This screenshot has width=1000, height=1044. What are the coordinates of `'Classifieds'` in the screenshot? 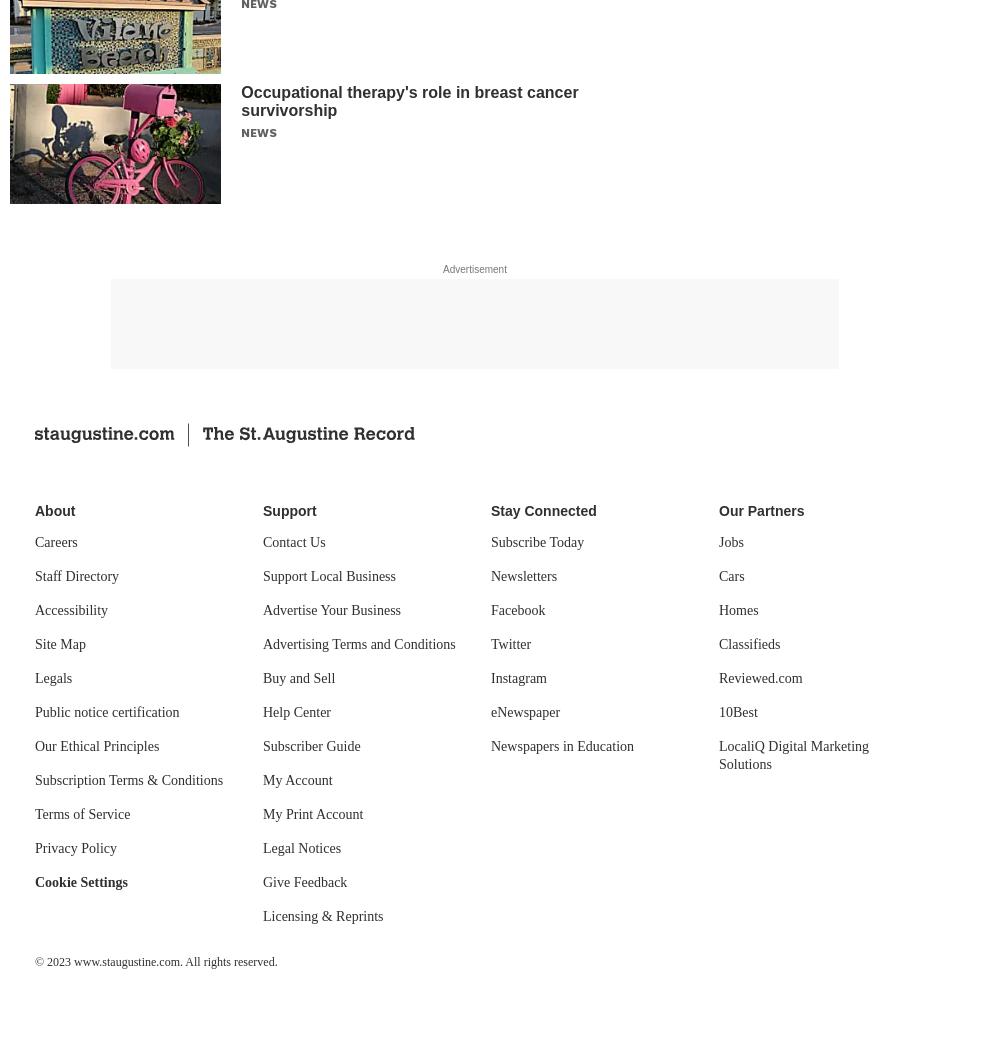 It's located at (748, 644).